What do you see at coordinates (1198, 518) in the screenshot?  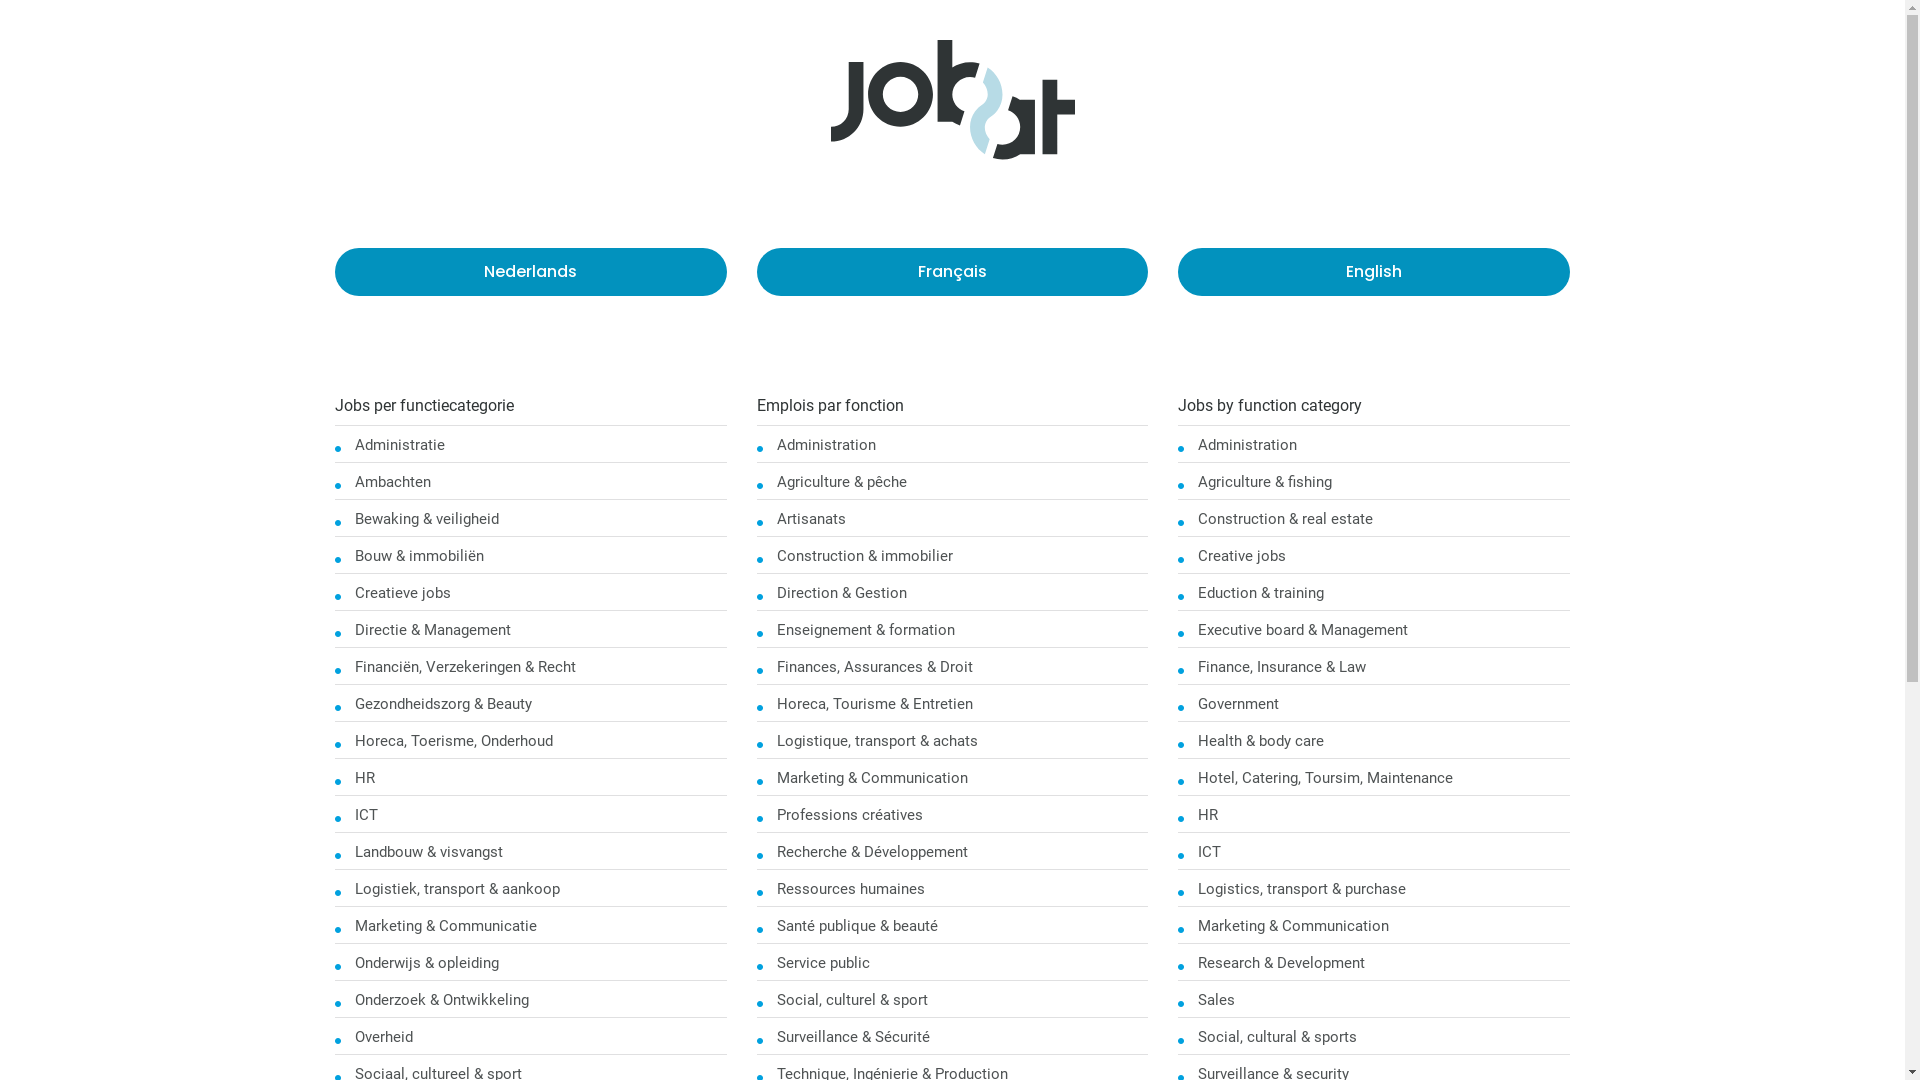 I see `'Construction & real estate'` at bounding box center [1198, 518].